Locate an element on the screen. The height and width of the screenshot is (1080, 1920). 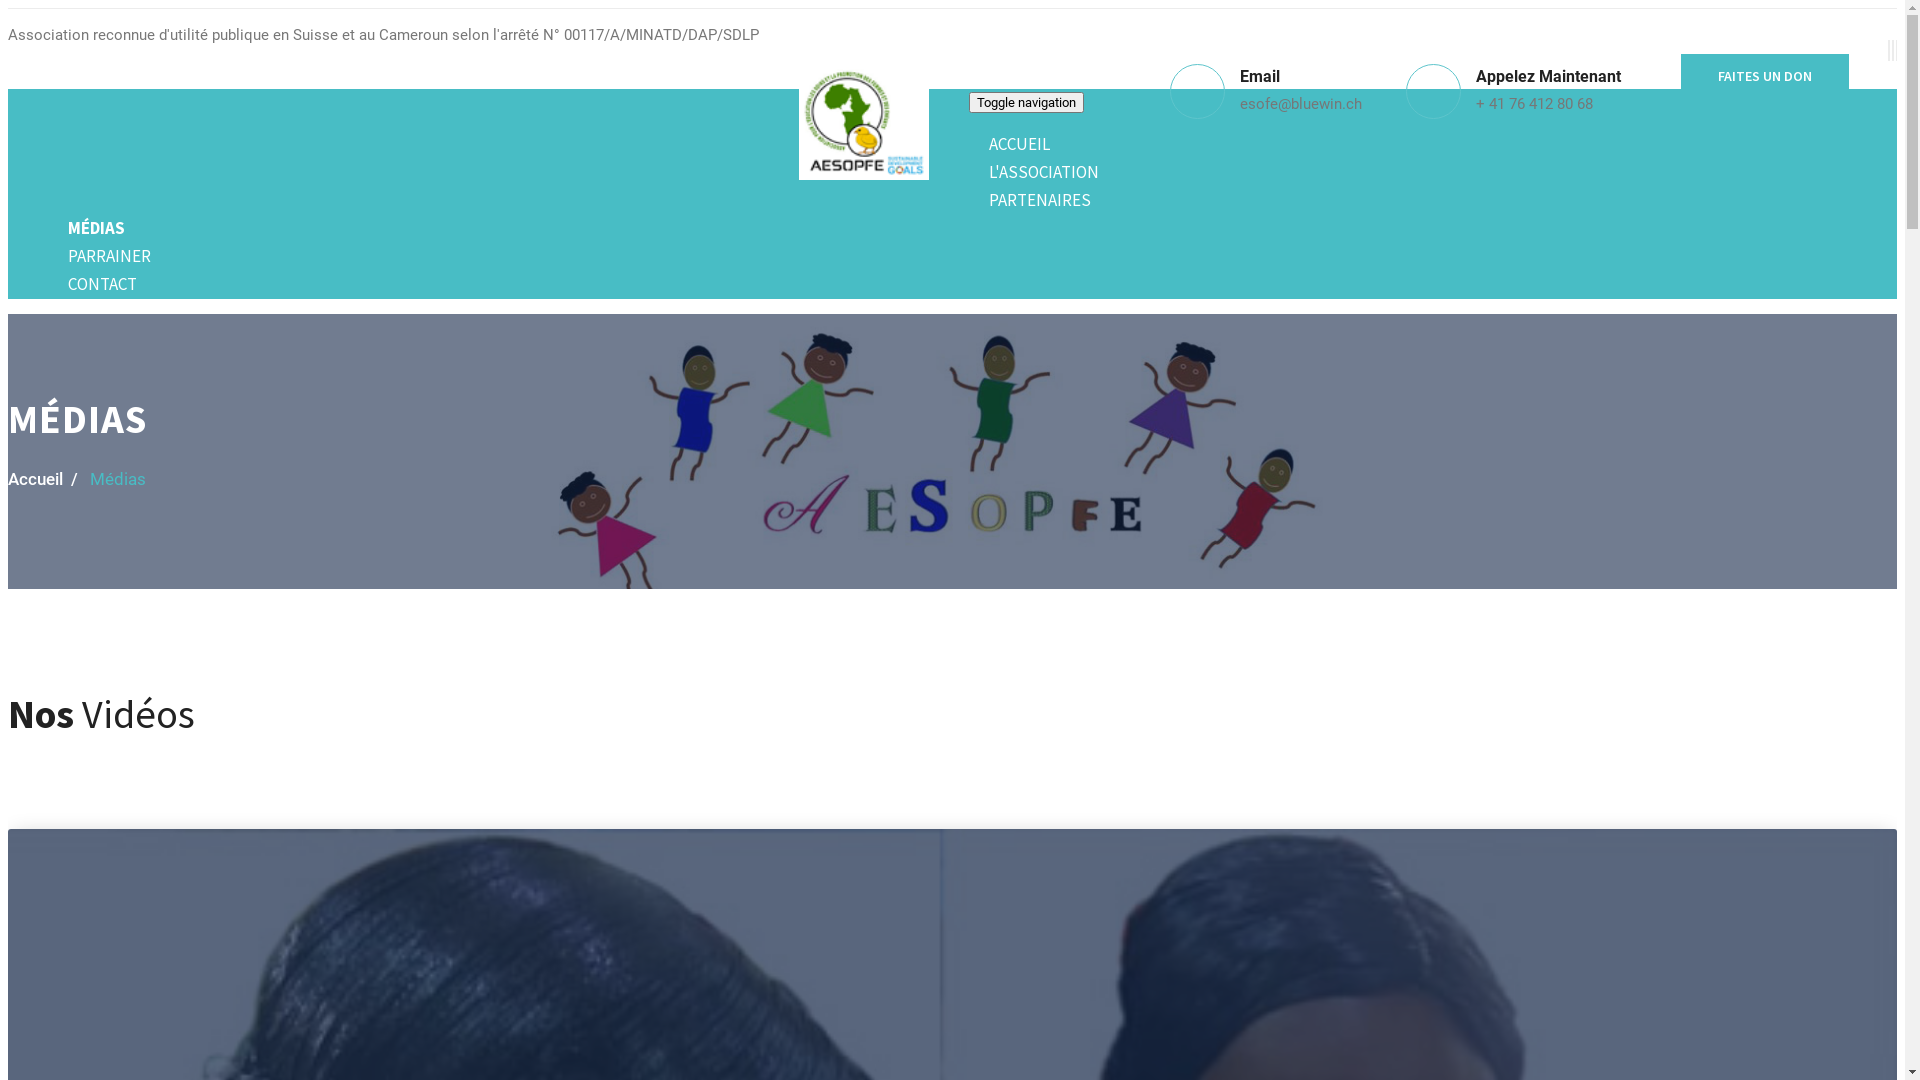
'Toggle navigation' is located at coordinates (1026, 102).